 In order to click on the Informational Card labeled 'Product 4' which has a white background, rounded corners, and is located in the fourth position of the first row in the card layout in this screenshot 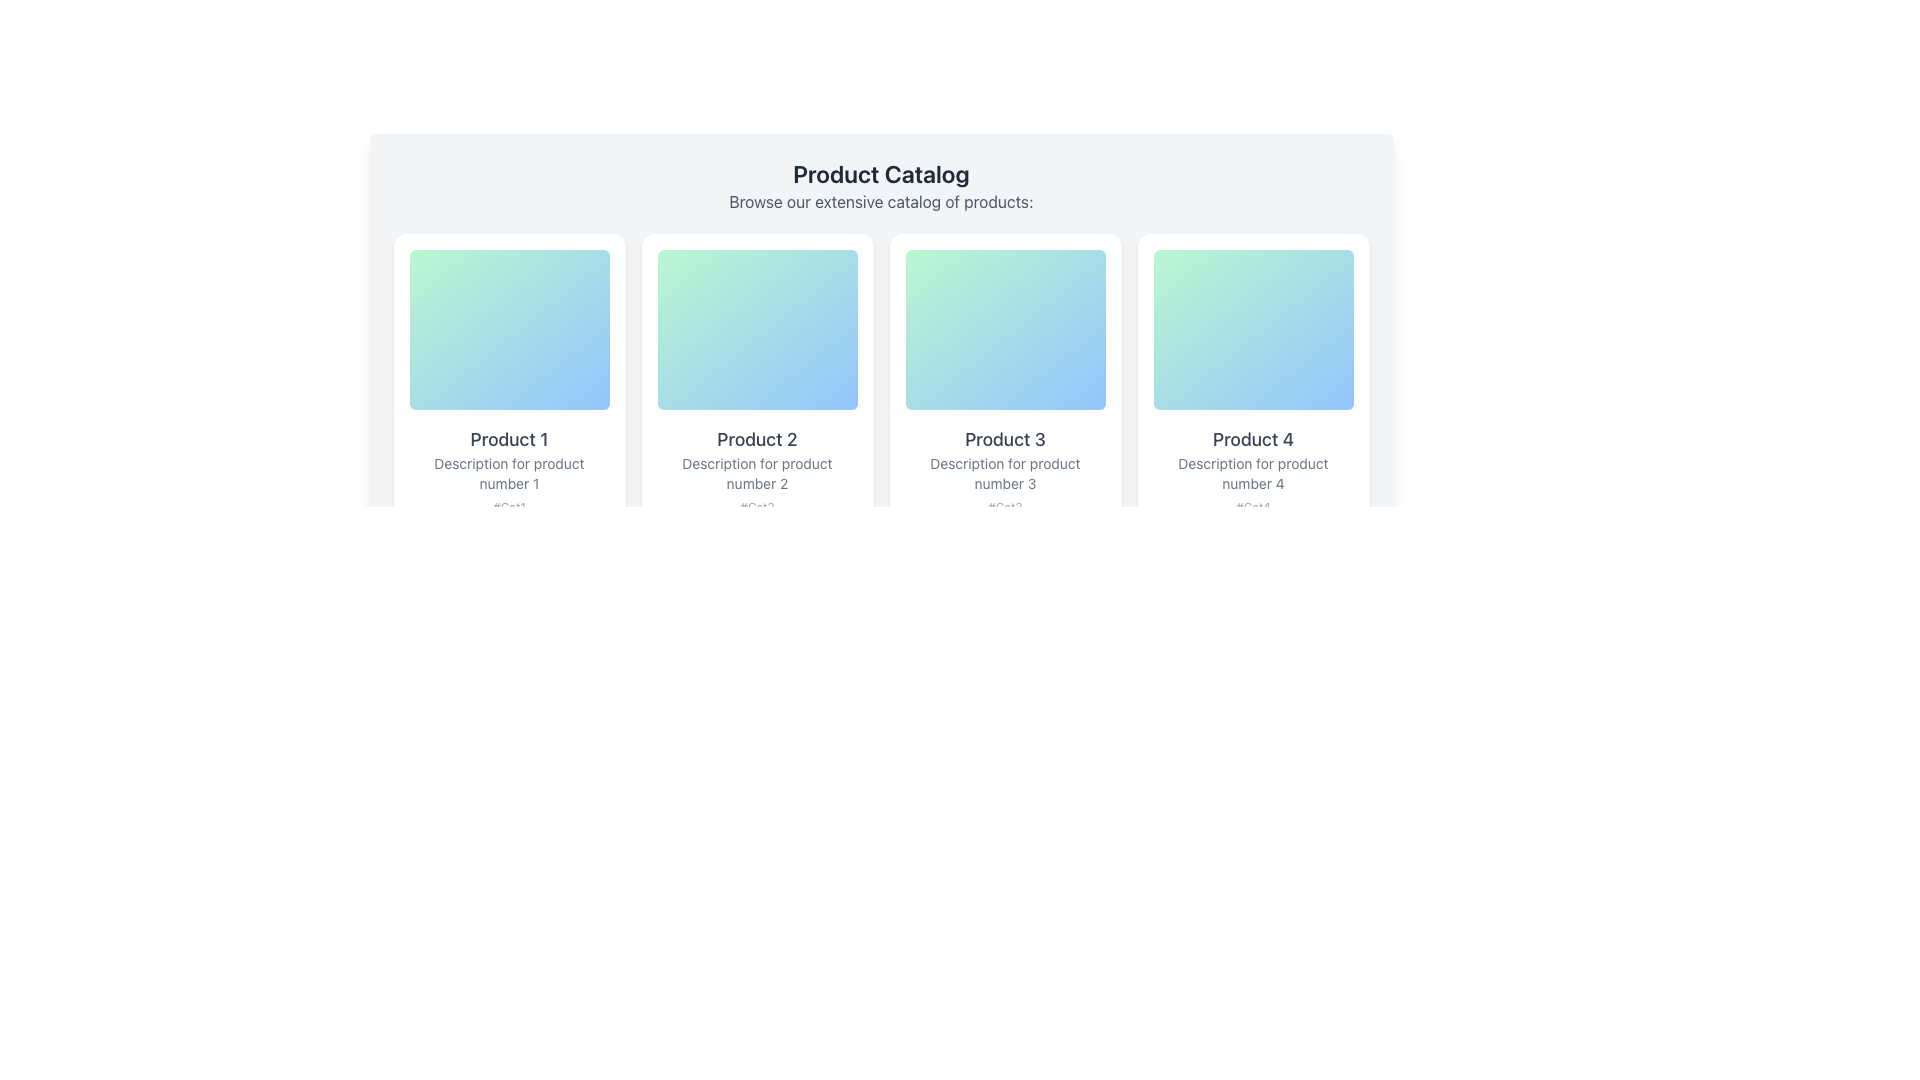, I will do `click(1252, 384)`.